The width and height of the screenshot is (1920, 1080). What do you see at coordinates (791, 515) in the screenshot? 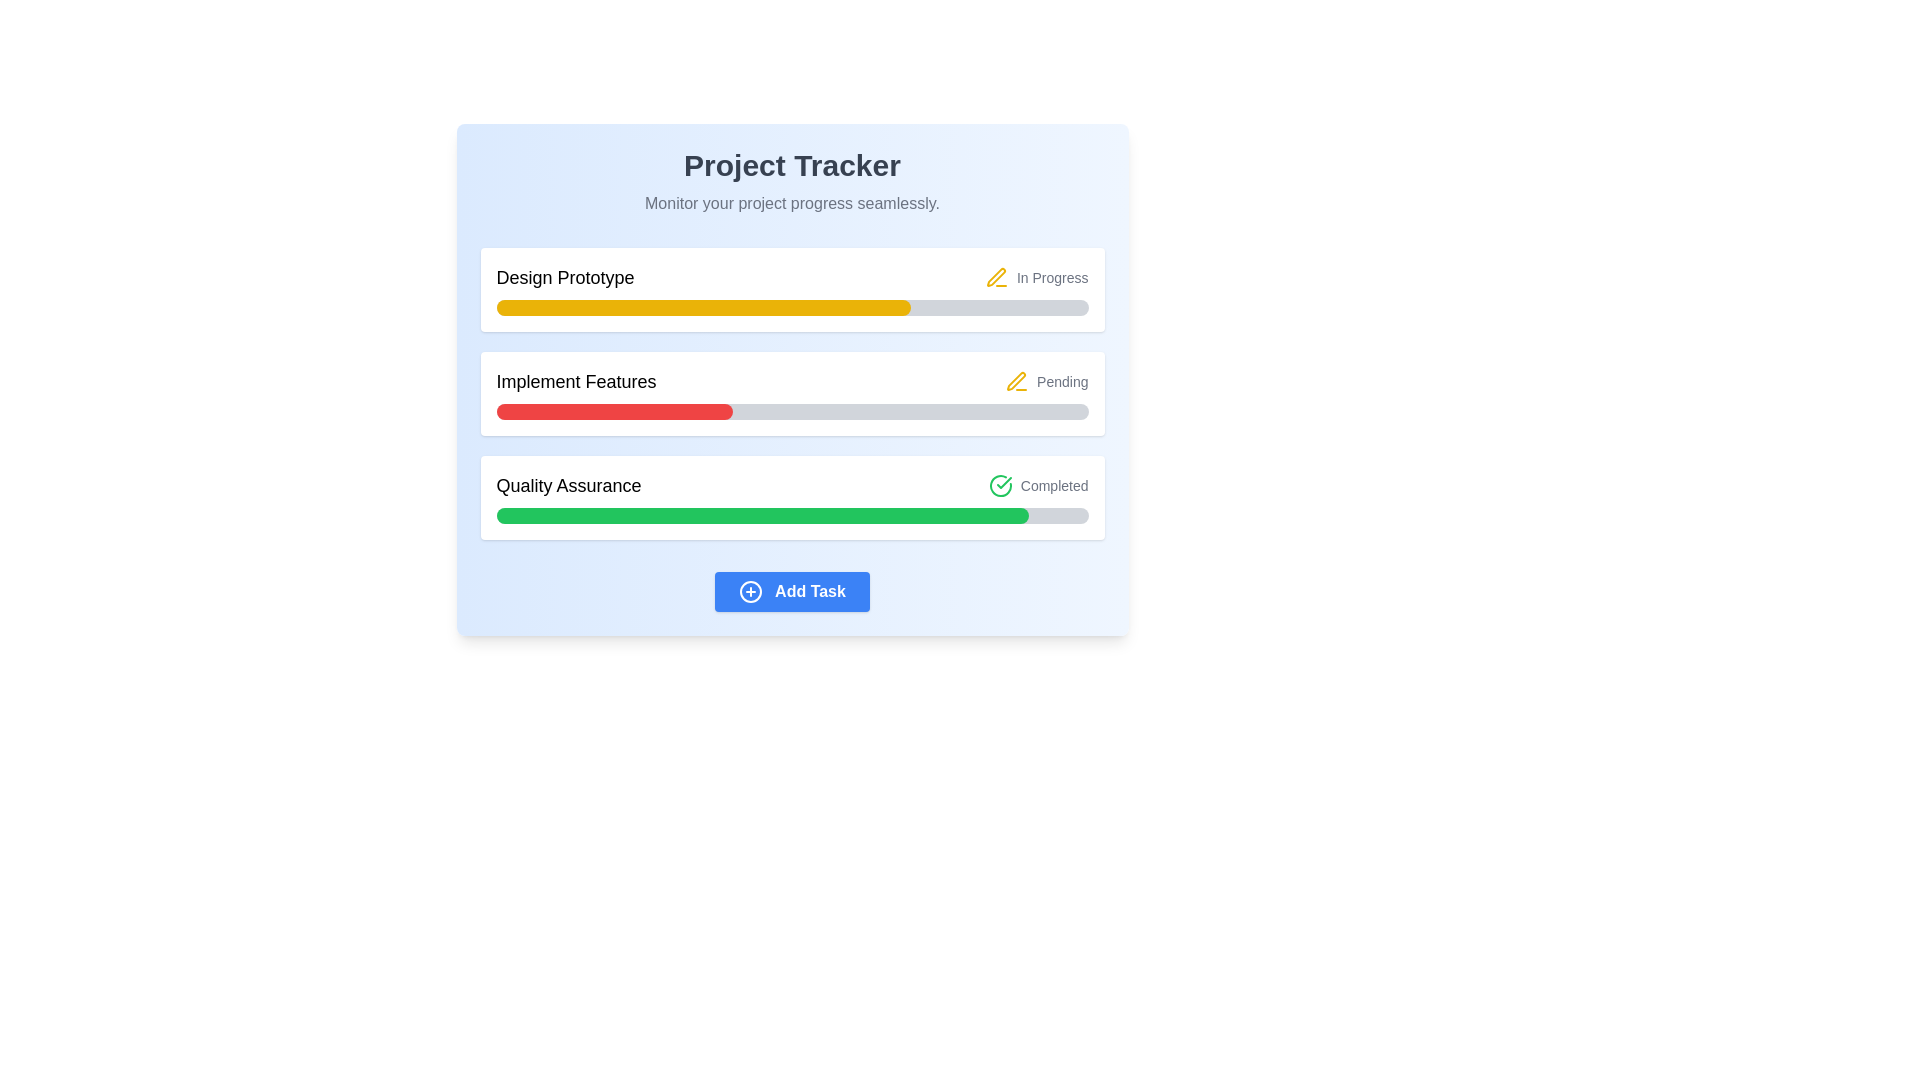
I see `the horizontal progress bar with a rounded rectangular shape that indicates approximately 90% completion, located within the 'Quality Assurance' card in the 'Project Tracker' interface` at bounding box center [791, 515].